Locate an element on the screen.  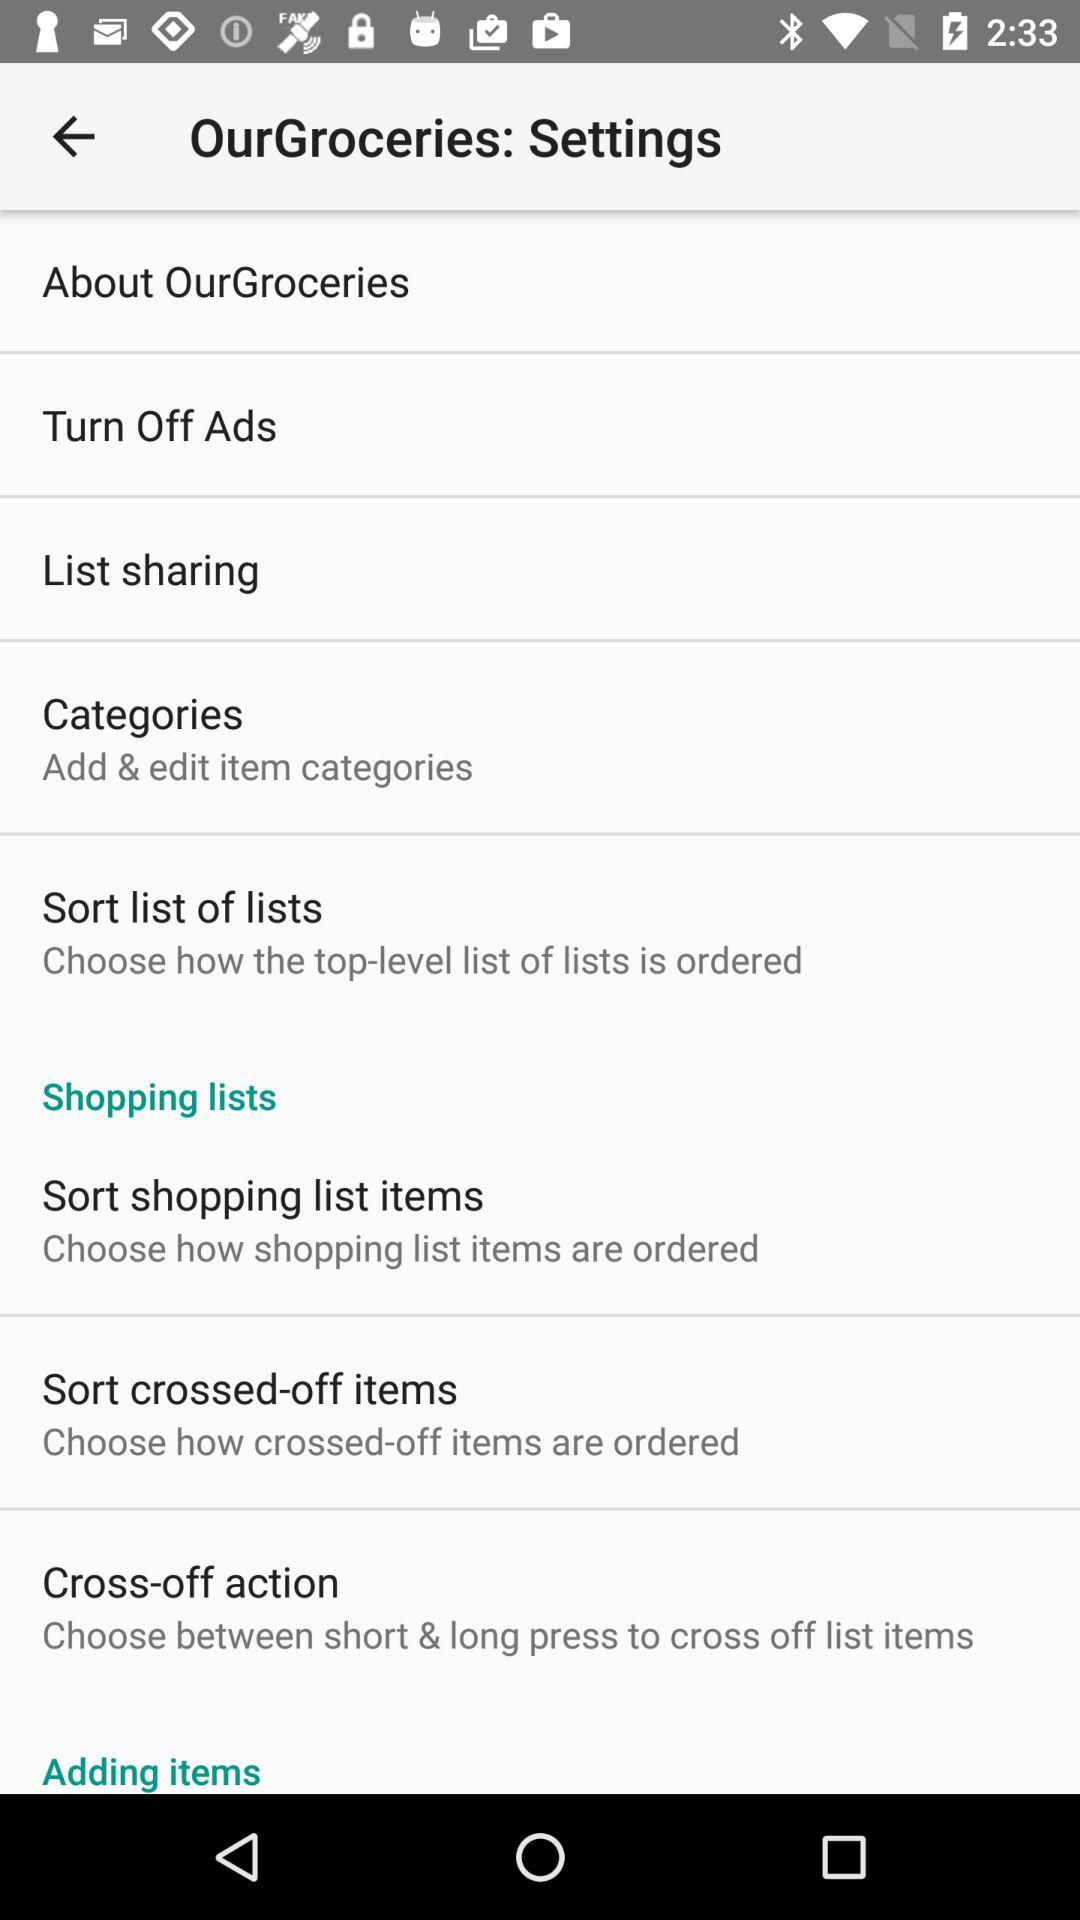
icon above the categories is located at coordinates (149, 567).